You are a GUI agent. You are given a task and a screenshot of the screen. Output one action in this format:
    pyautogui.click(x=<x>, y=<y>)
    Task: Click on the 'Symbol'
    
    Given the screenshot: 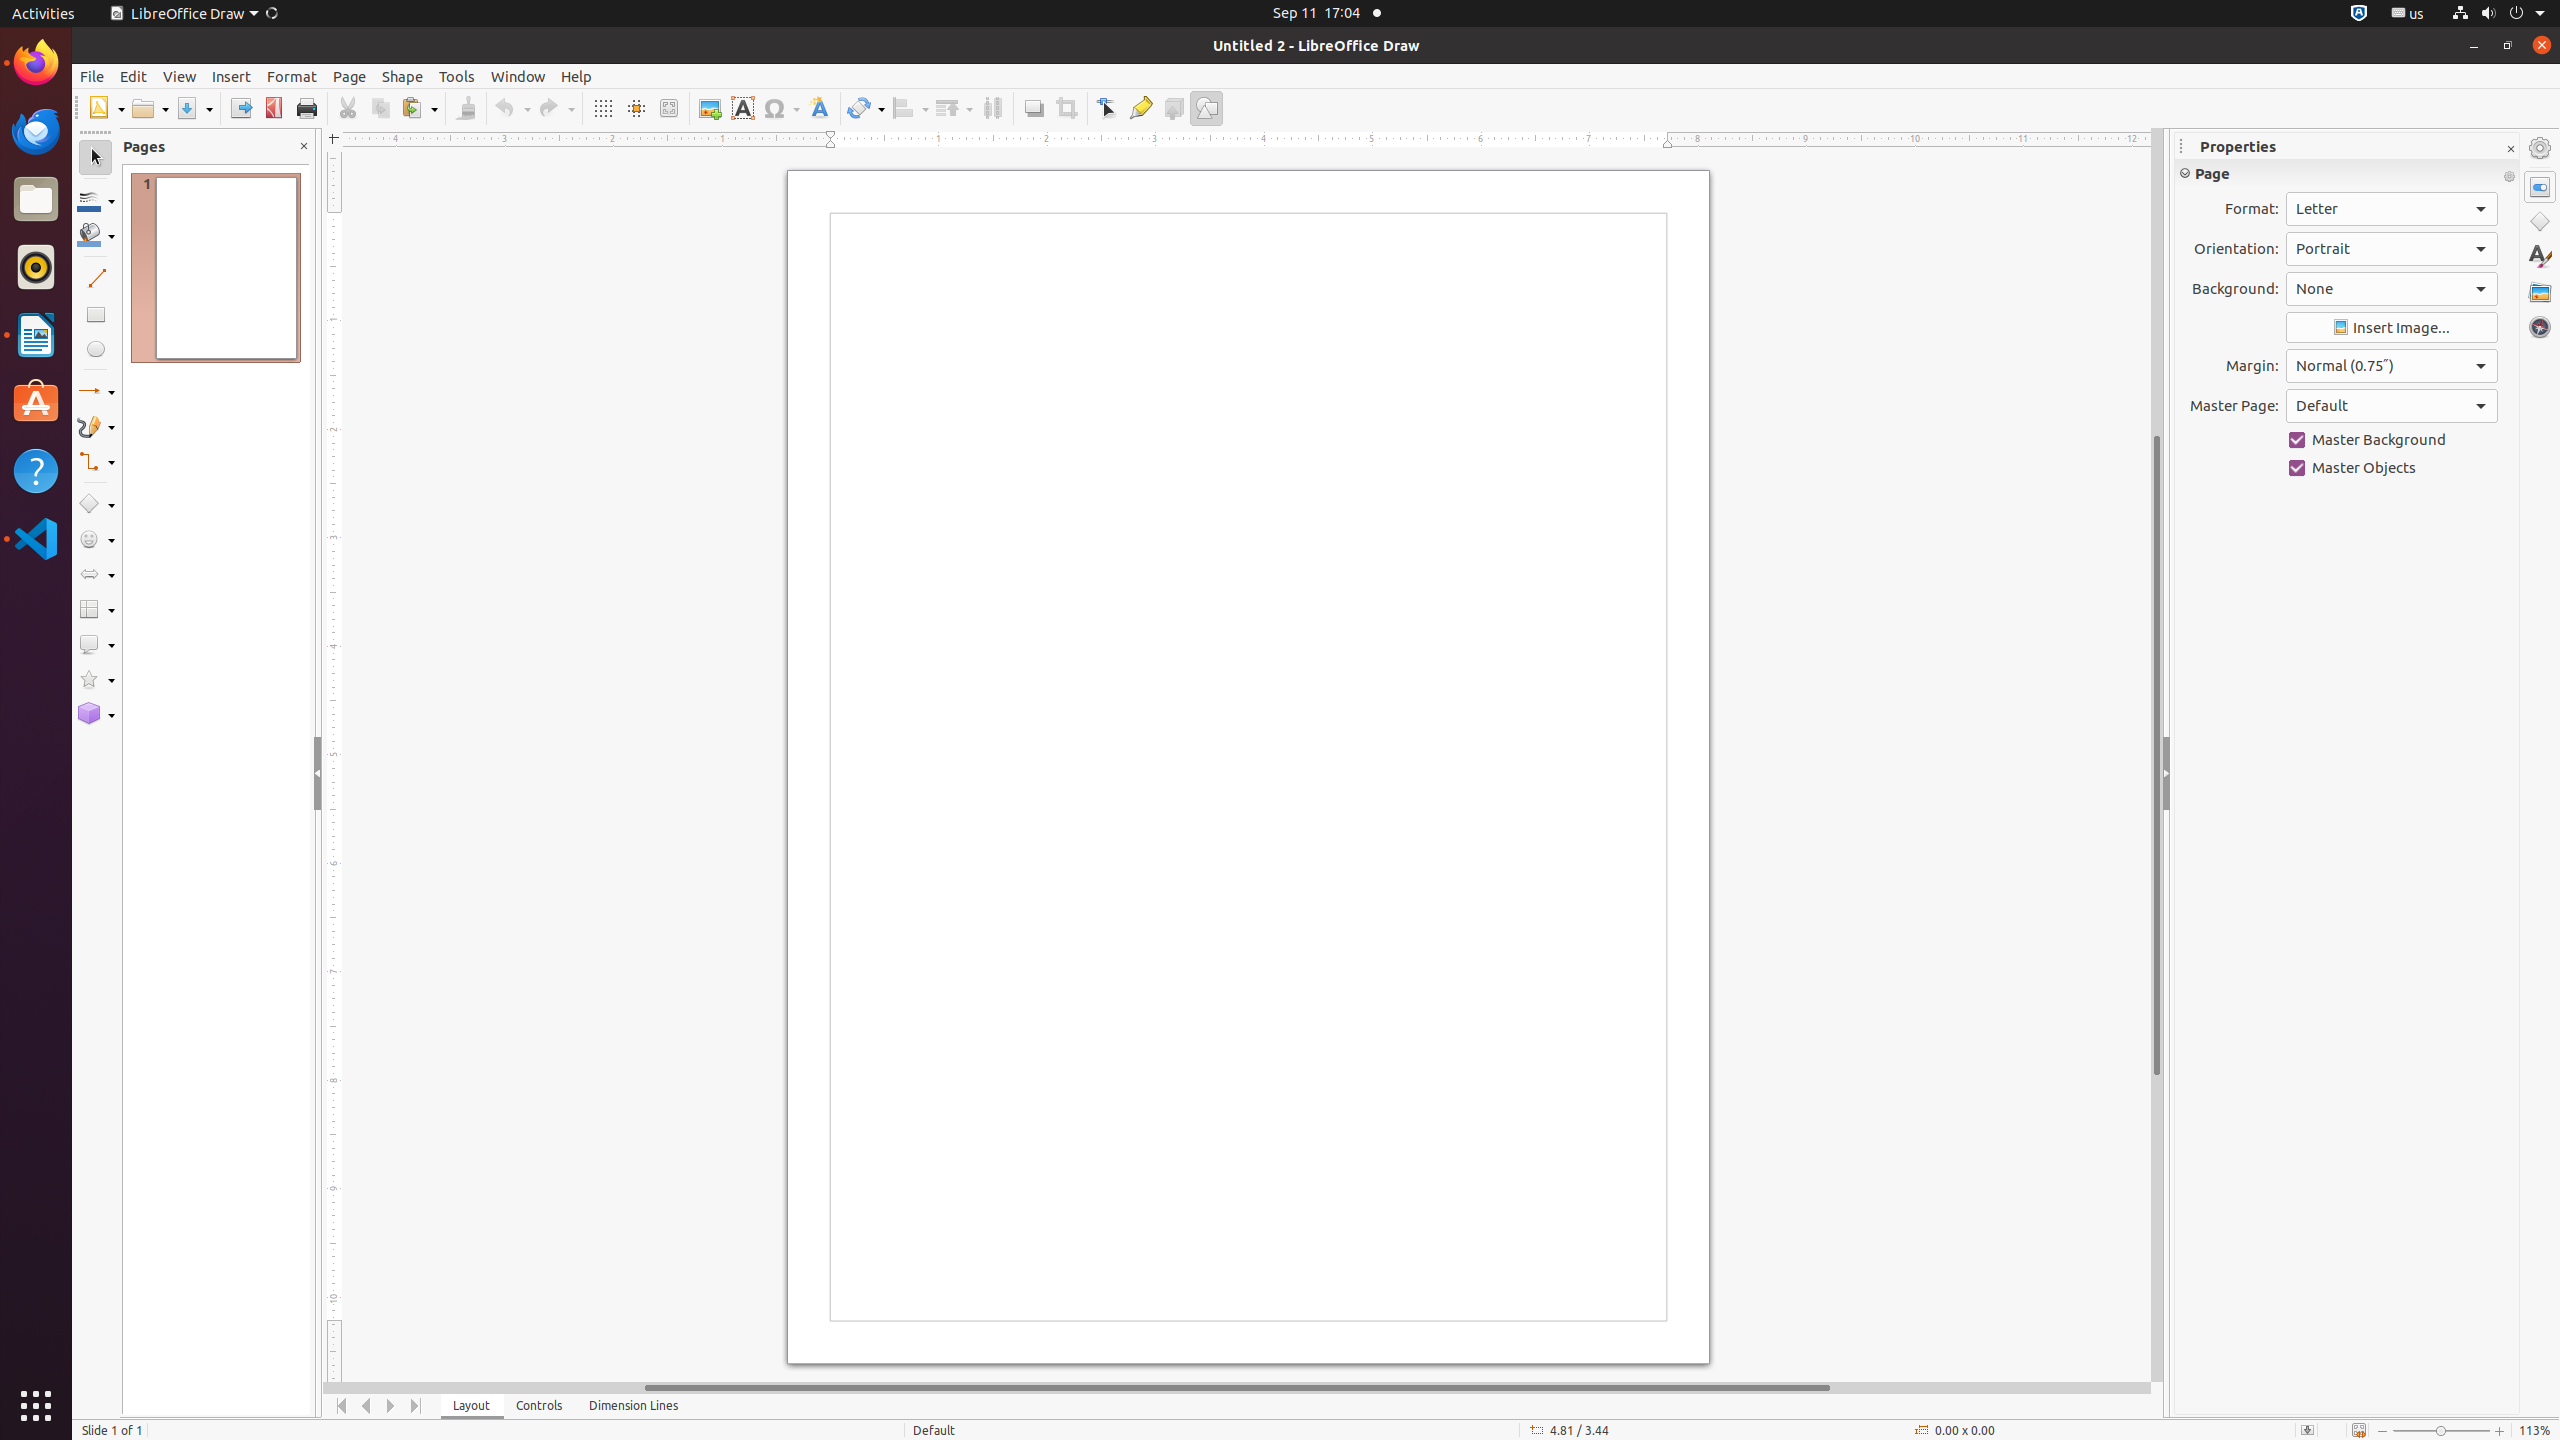 What is the action you would take?
    pyautogui.click(x=780, y=107)
    